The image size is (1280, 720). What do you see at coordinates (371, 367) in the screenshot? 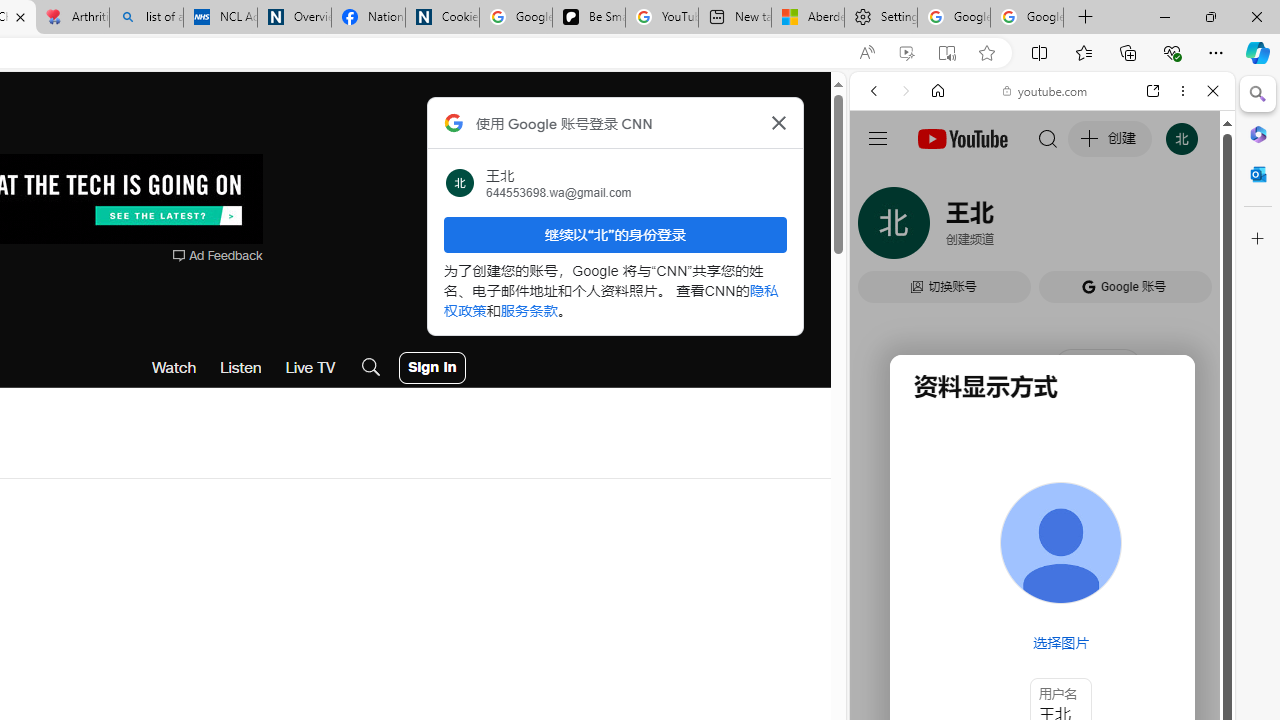
I see `'Search Icon'` at bounding box center [371, 367].